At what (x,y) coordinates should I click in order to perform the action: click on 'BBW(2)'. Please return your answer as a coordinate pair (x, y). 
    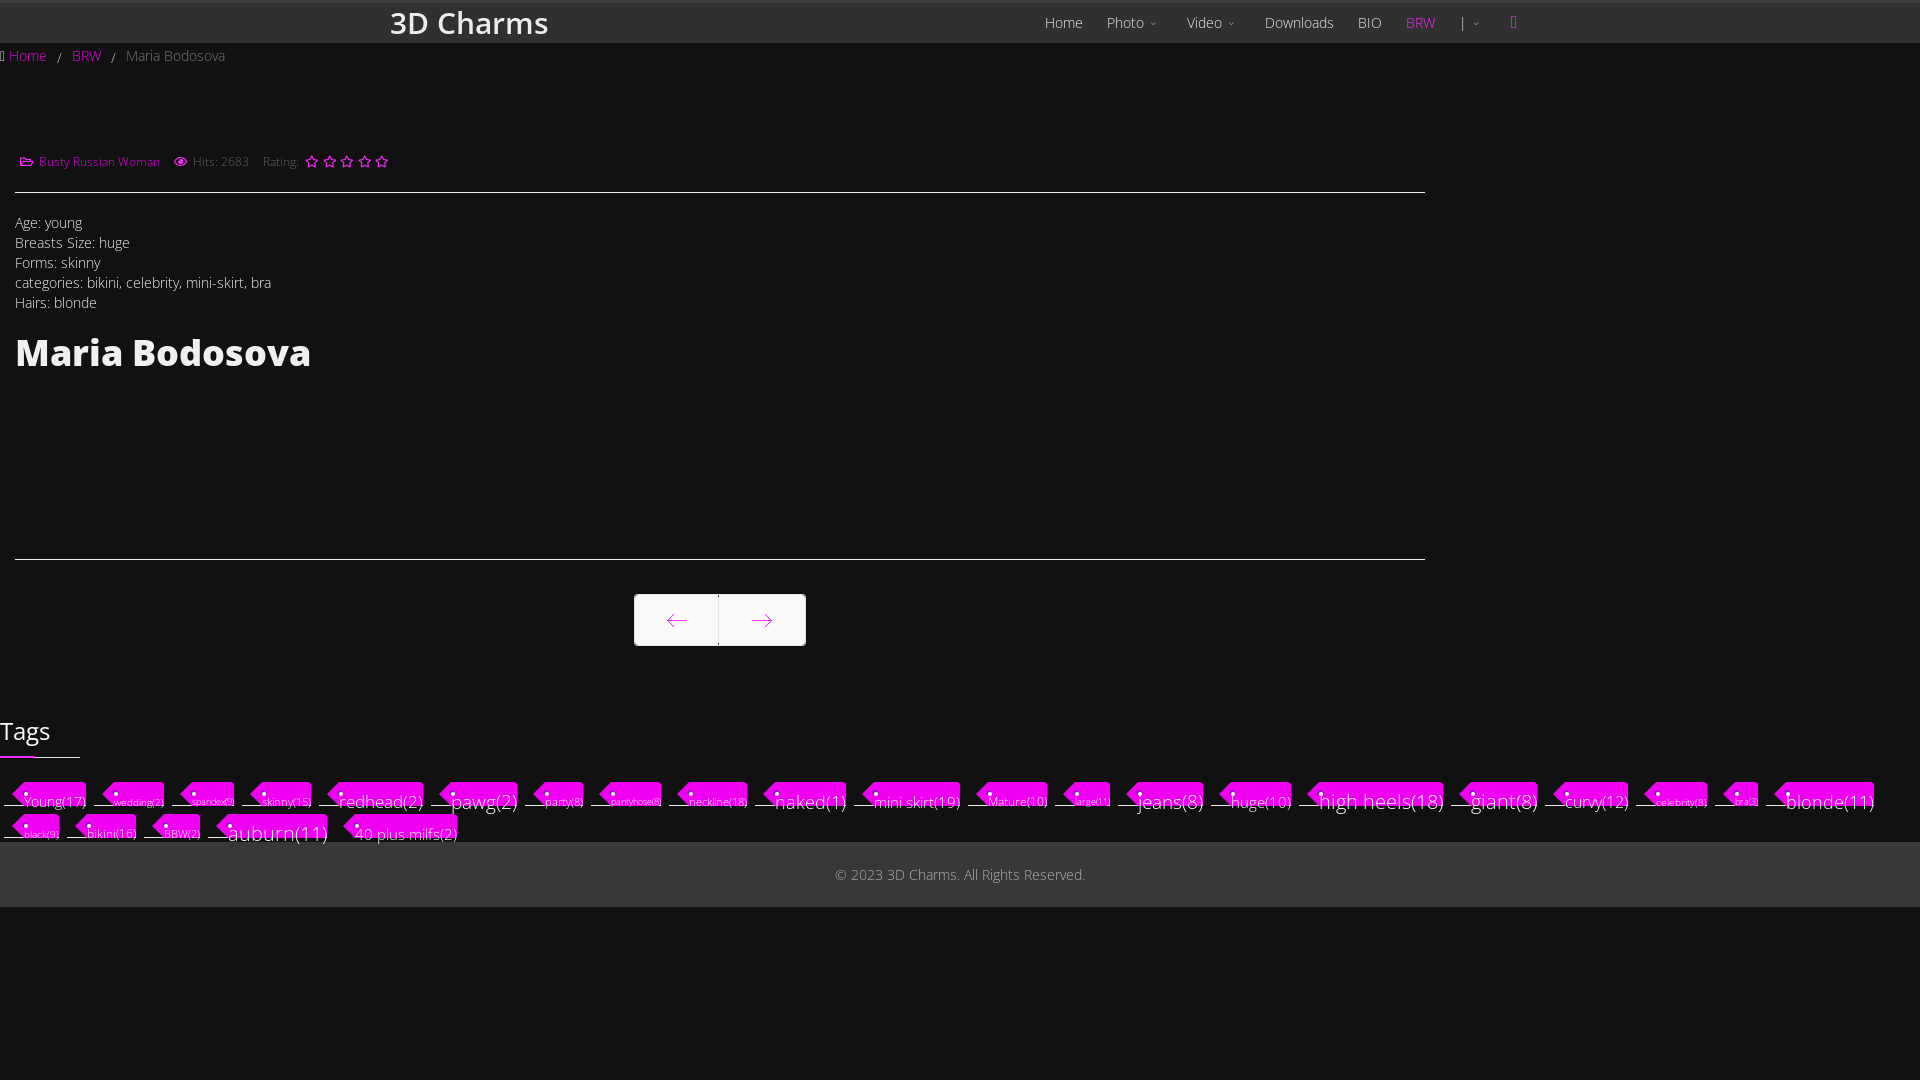
    Looking at the image, I should click on (182, 825).